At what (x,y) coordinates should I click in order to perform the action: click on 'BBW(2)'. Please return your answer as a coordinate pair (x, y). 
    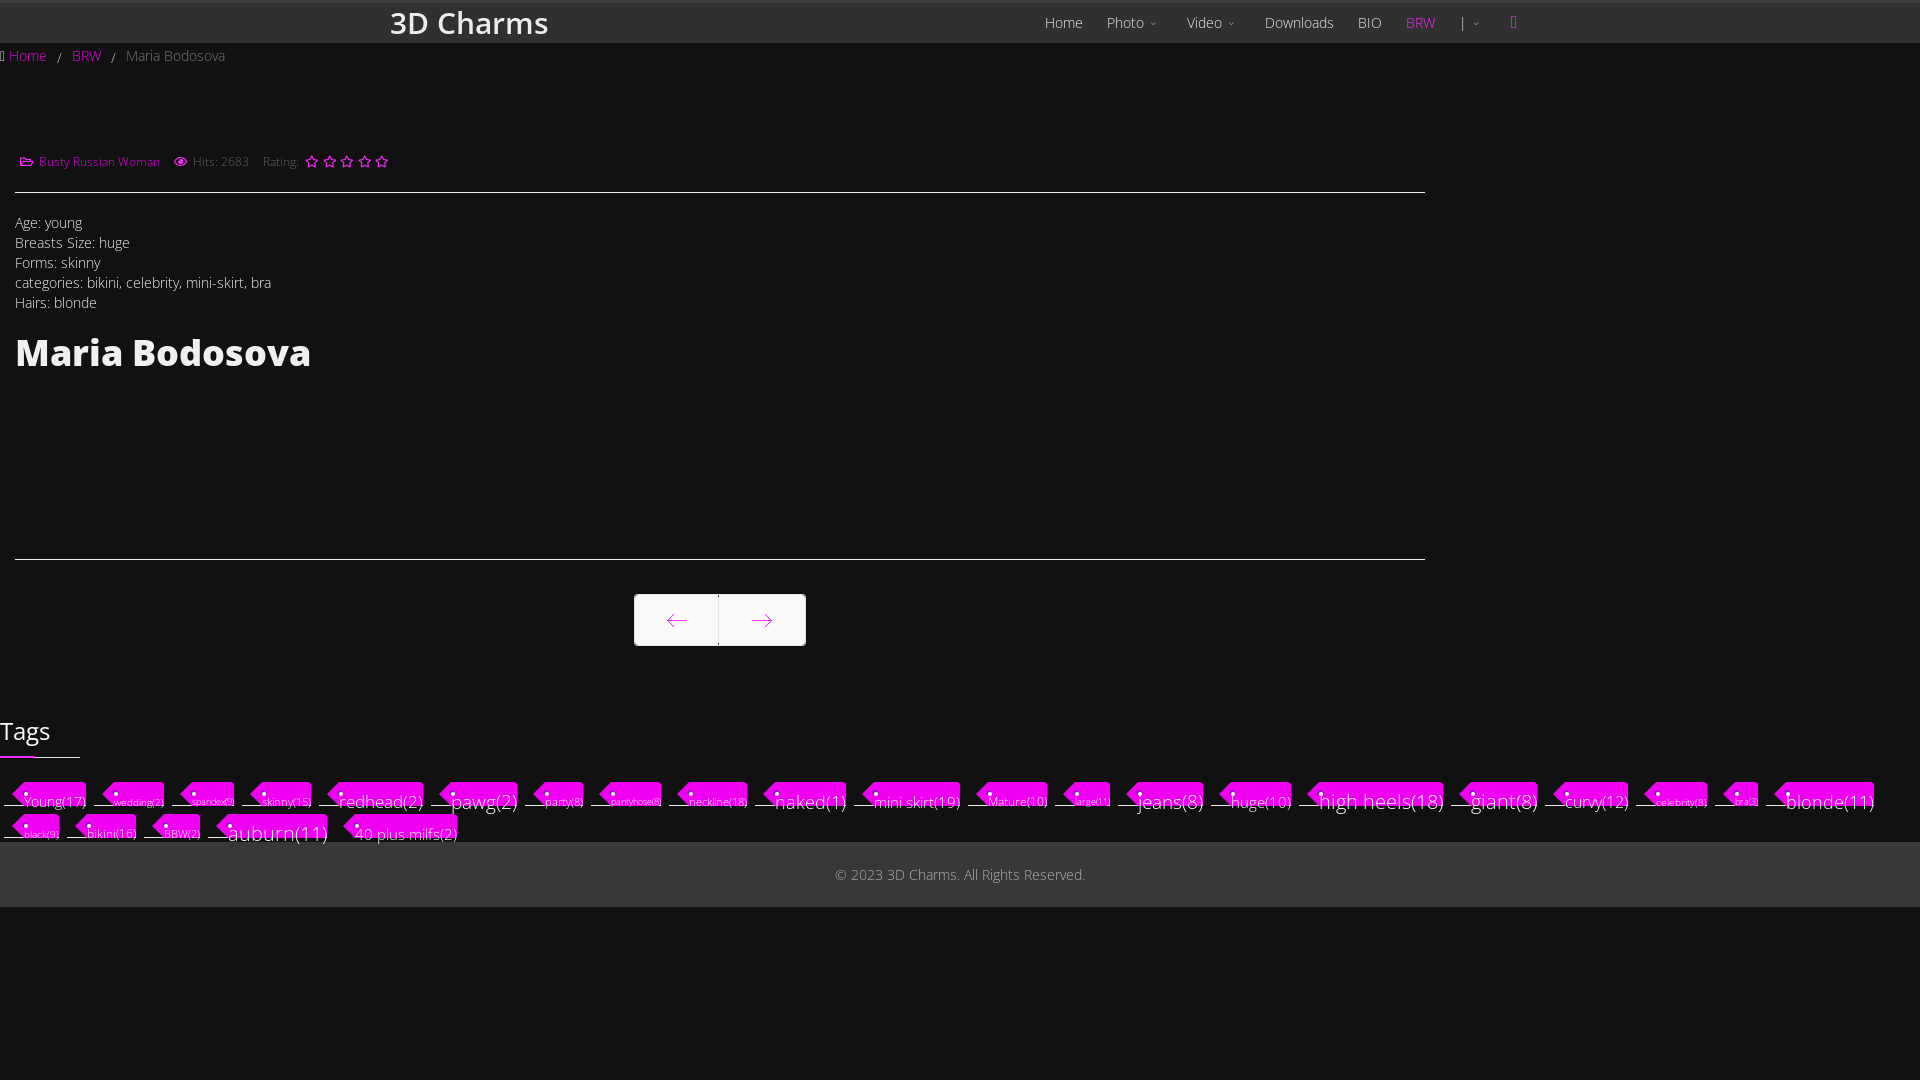
    Looking at the image, I should click on (182, 825).